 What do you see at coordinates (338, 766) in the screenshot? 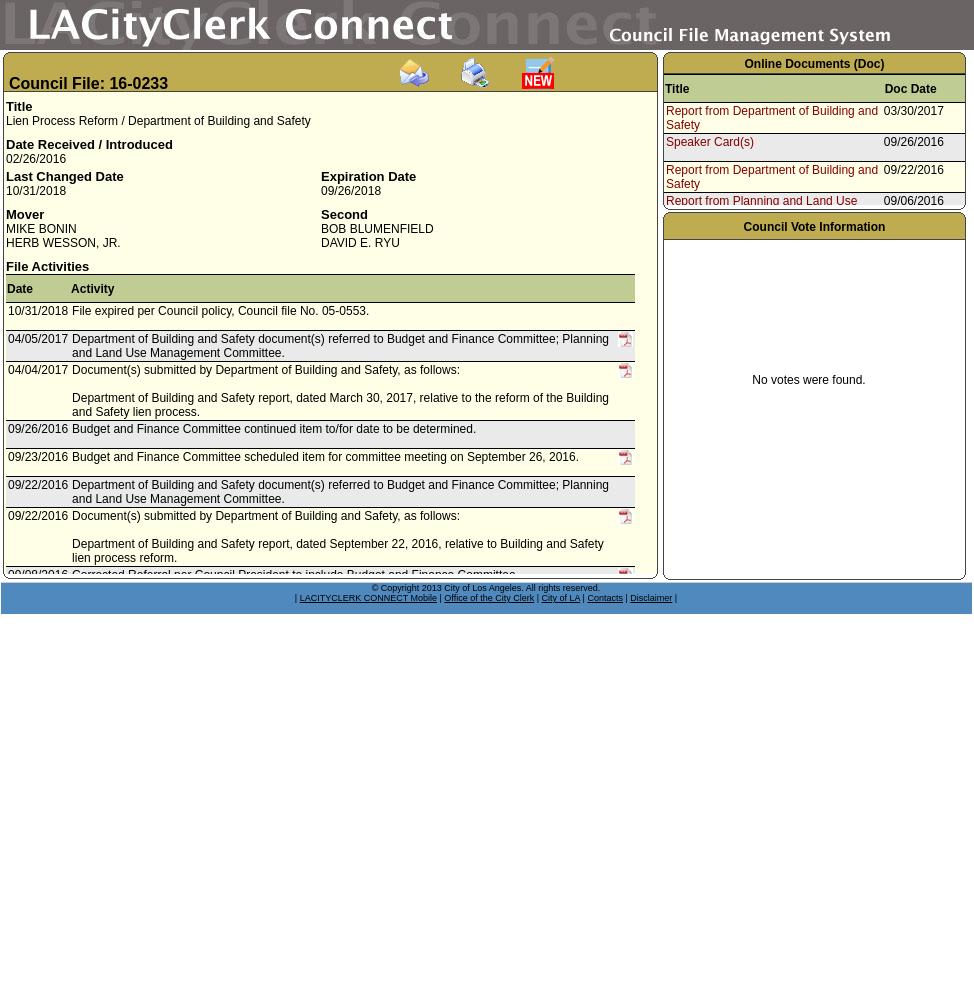
I see `'Department of Building and Safety report, dated August 19, 2016, relative to report back regarding steps to improve the current process for nuisance abatement and code enforcement non-compliance liens.'` at bounding box center [338, 766].